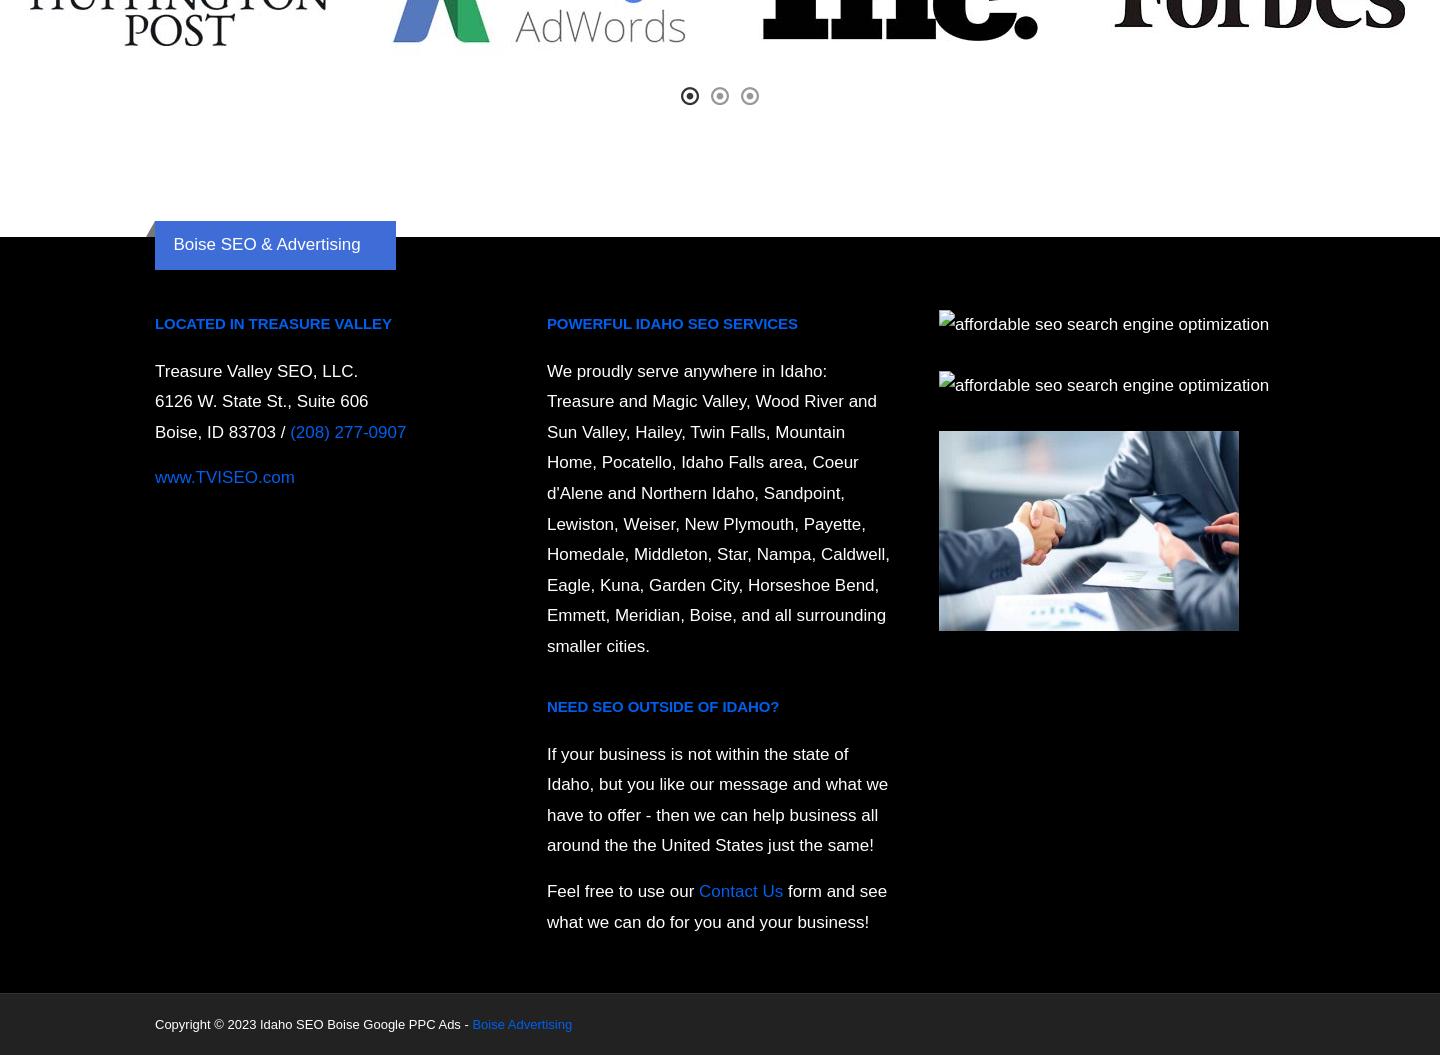 This screenshot has width=1440, height=1055. What do you see at coordinates (717, 508) in the screenshot?
I see `'We proudly serve anywhere in Idaho: Treasure and Magic Valley, Wood River and Sun Valley, Hailey, Twin Falls, Mountain Home, Pocatello, Idaho Falls area, Coeur d'Alene and Northern Idaho, Sandpoint, Lewiston, Weiser, New Plymouth, Payette, Homedale, Middleton, Star, Nampa, Caldwell, Eagle, Kuna, Garden City, Horseshoe Bend, Emmett, Meridian, Boise, and all surrounding smaller cities.'` at bounding box center [717, 508].